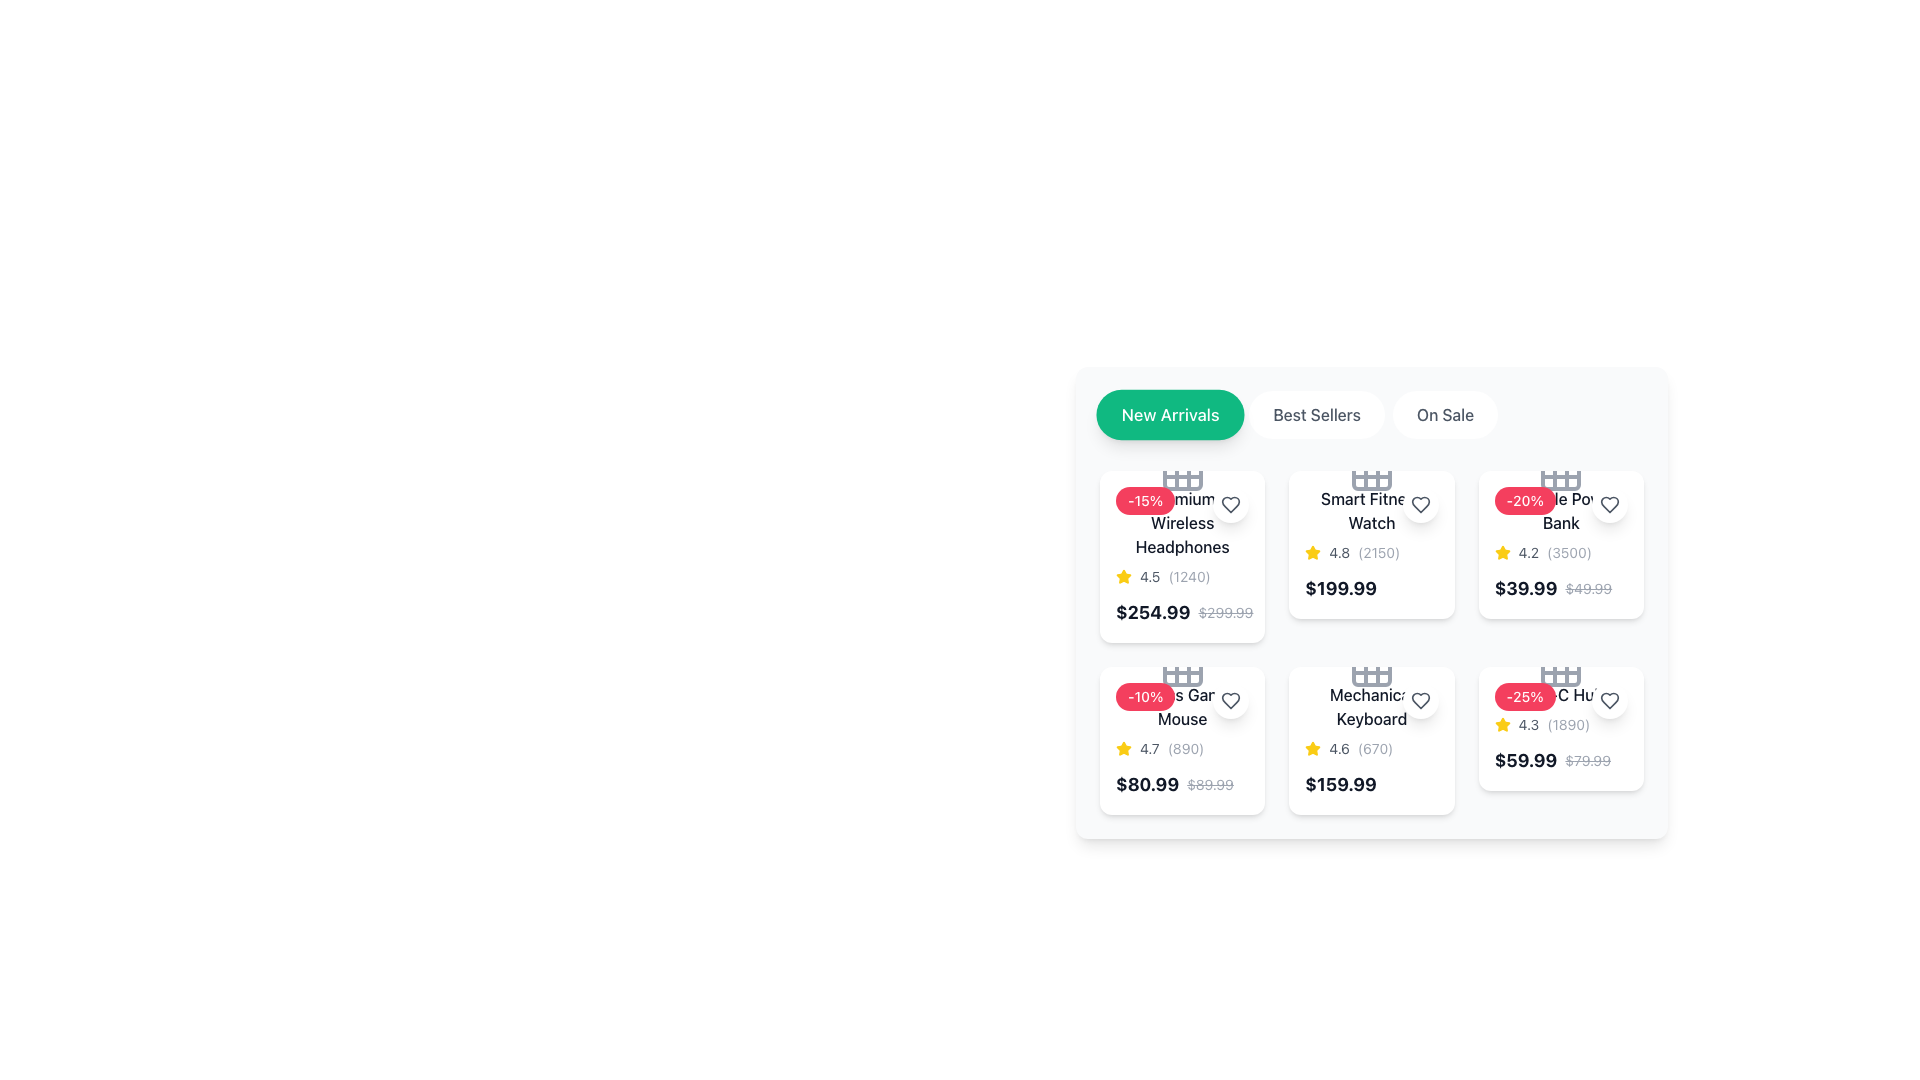 Image resolution: width=1920 pixels, height=1080 pixels. What do you see at coordinates (1185, 748) in the screenshot?
I see `text from the Text Label that shows the number of reviews or ratings associated with a product, specifically the element located to the right of the rating text '4.7'` at bounding box center [1185, 748].